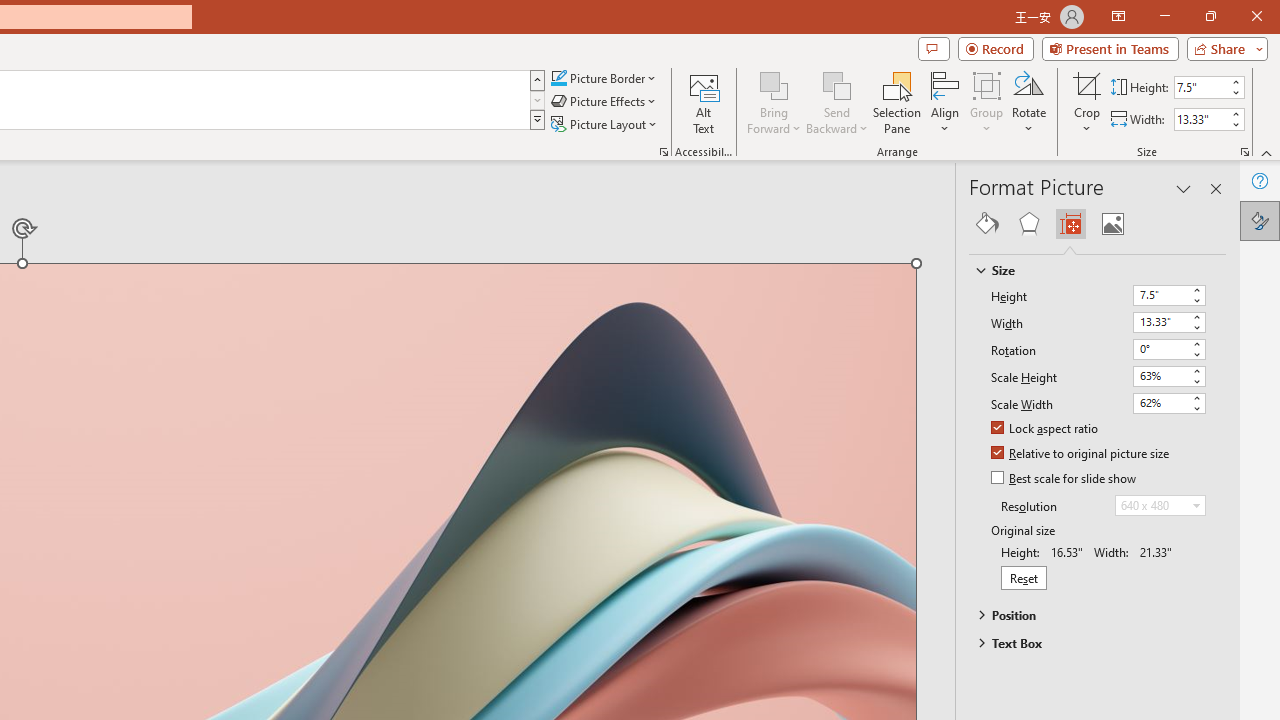 This screenshot has width=1280, height=720. Describe the element at coordinates (1169, 403) in the screenshot. I see `'Scale Width'` at that location.